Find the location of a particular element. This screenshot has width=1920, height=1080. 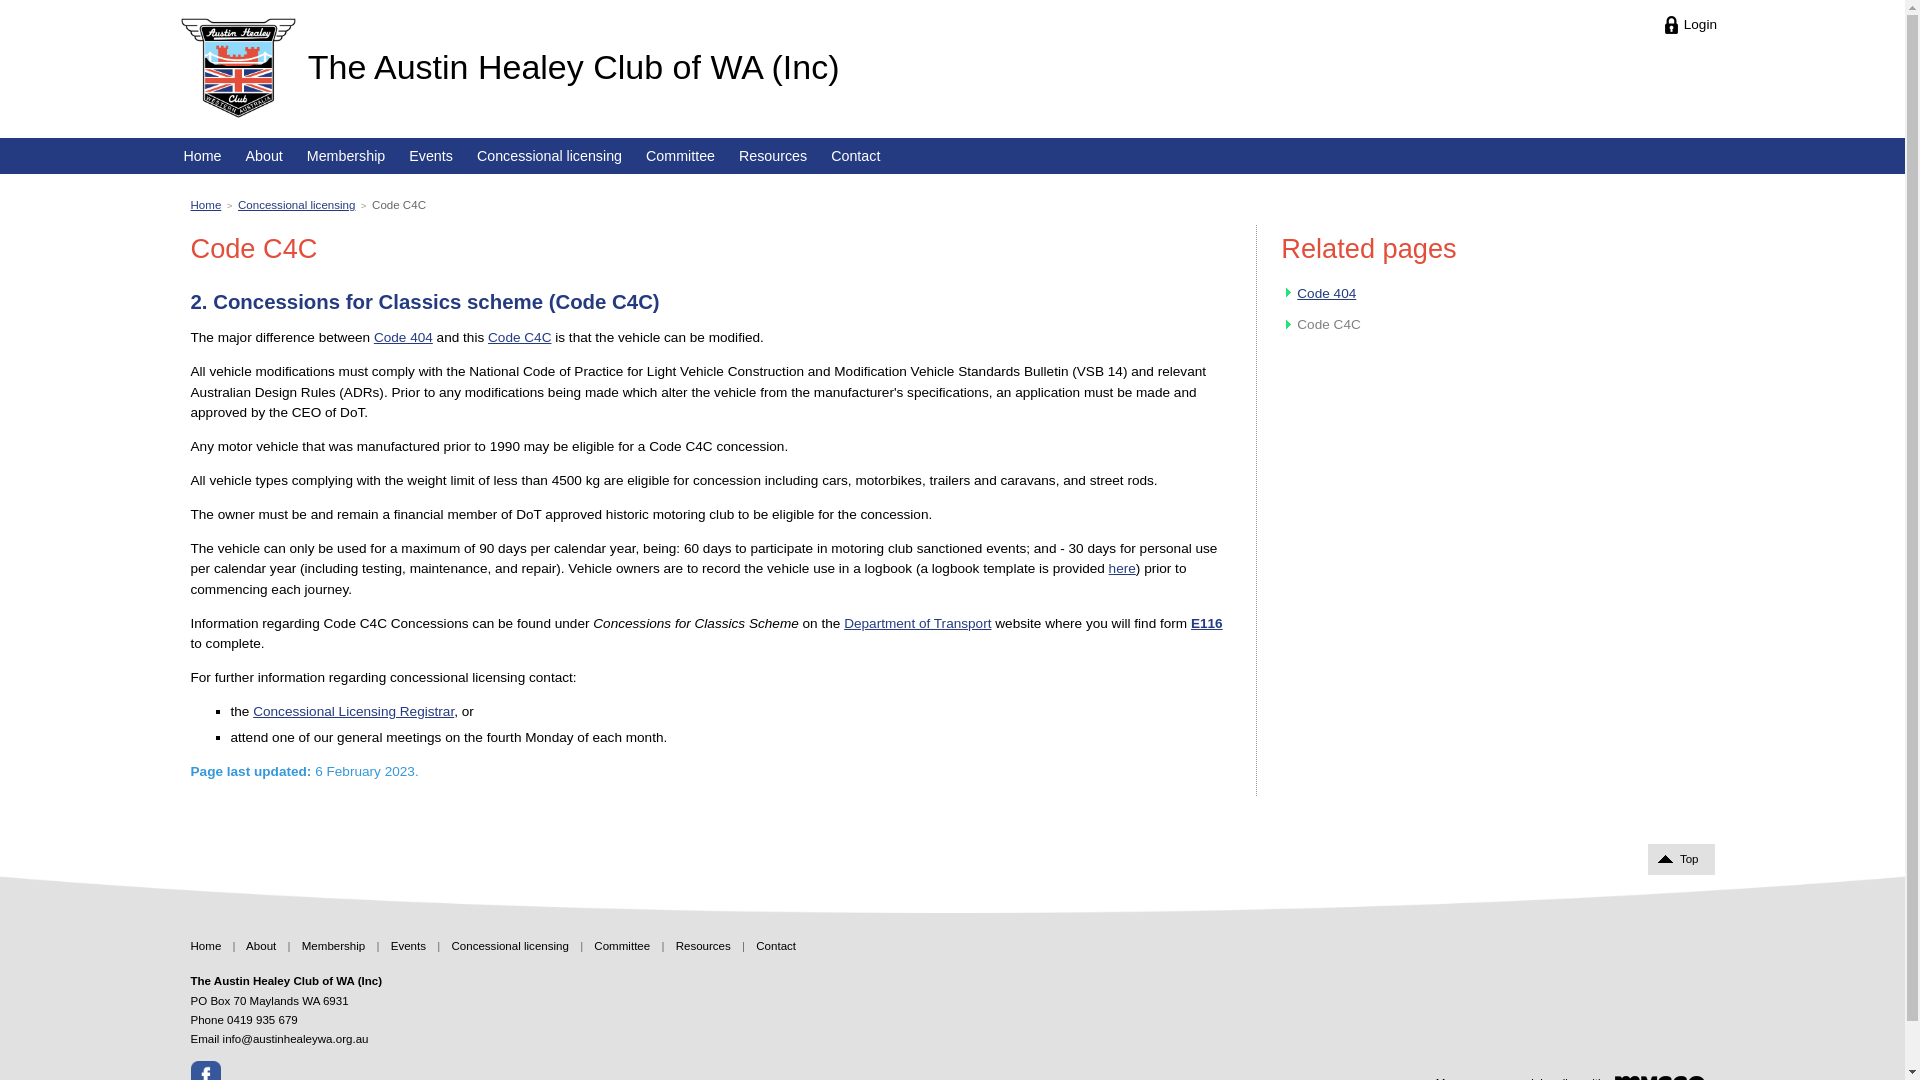

'Code 404' is located at coordinates (1326, 293).